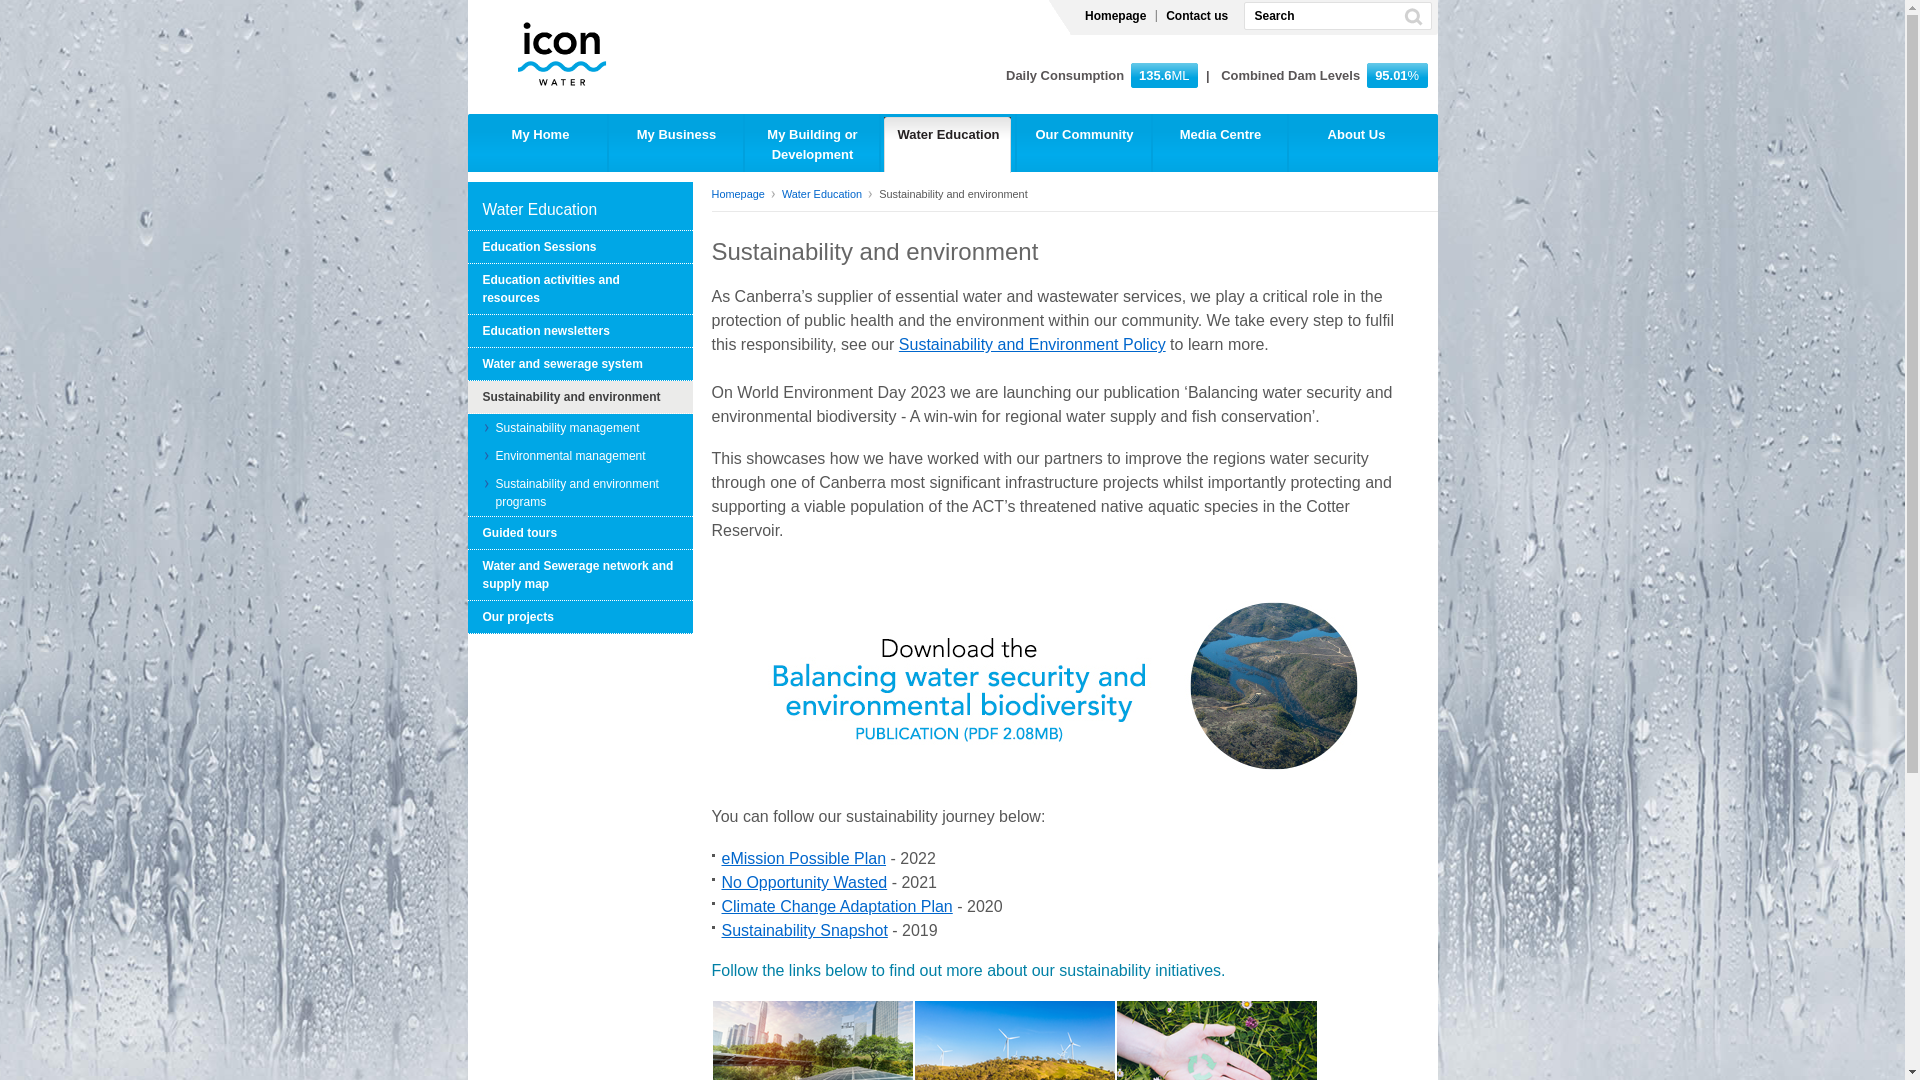  I want to click on 'Water and sewerage system', so click(466, 364).